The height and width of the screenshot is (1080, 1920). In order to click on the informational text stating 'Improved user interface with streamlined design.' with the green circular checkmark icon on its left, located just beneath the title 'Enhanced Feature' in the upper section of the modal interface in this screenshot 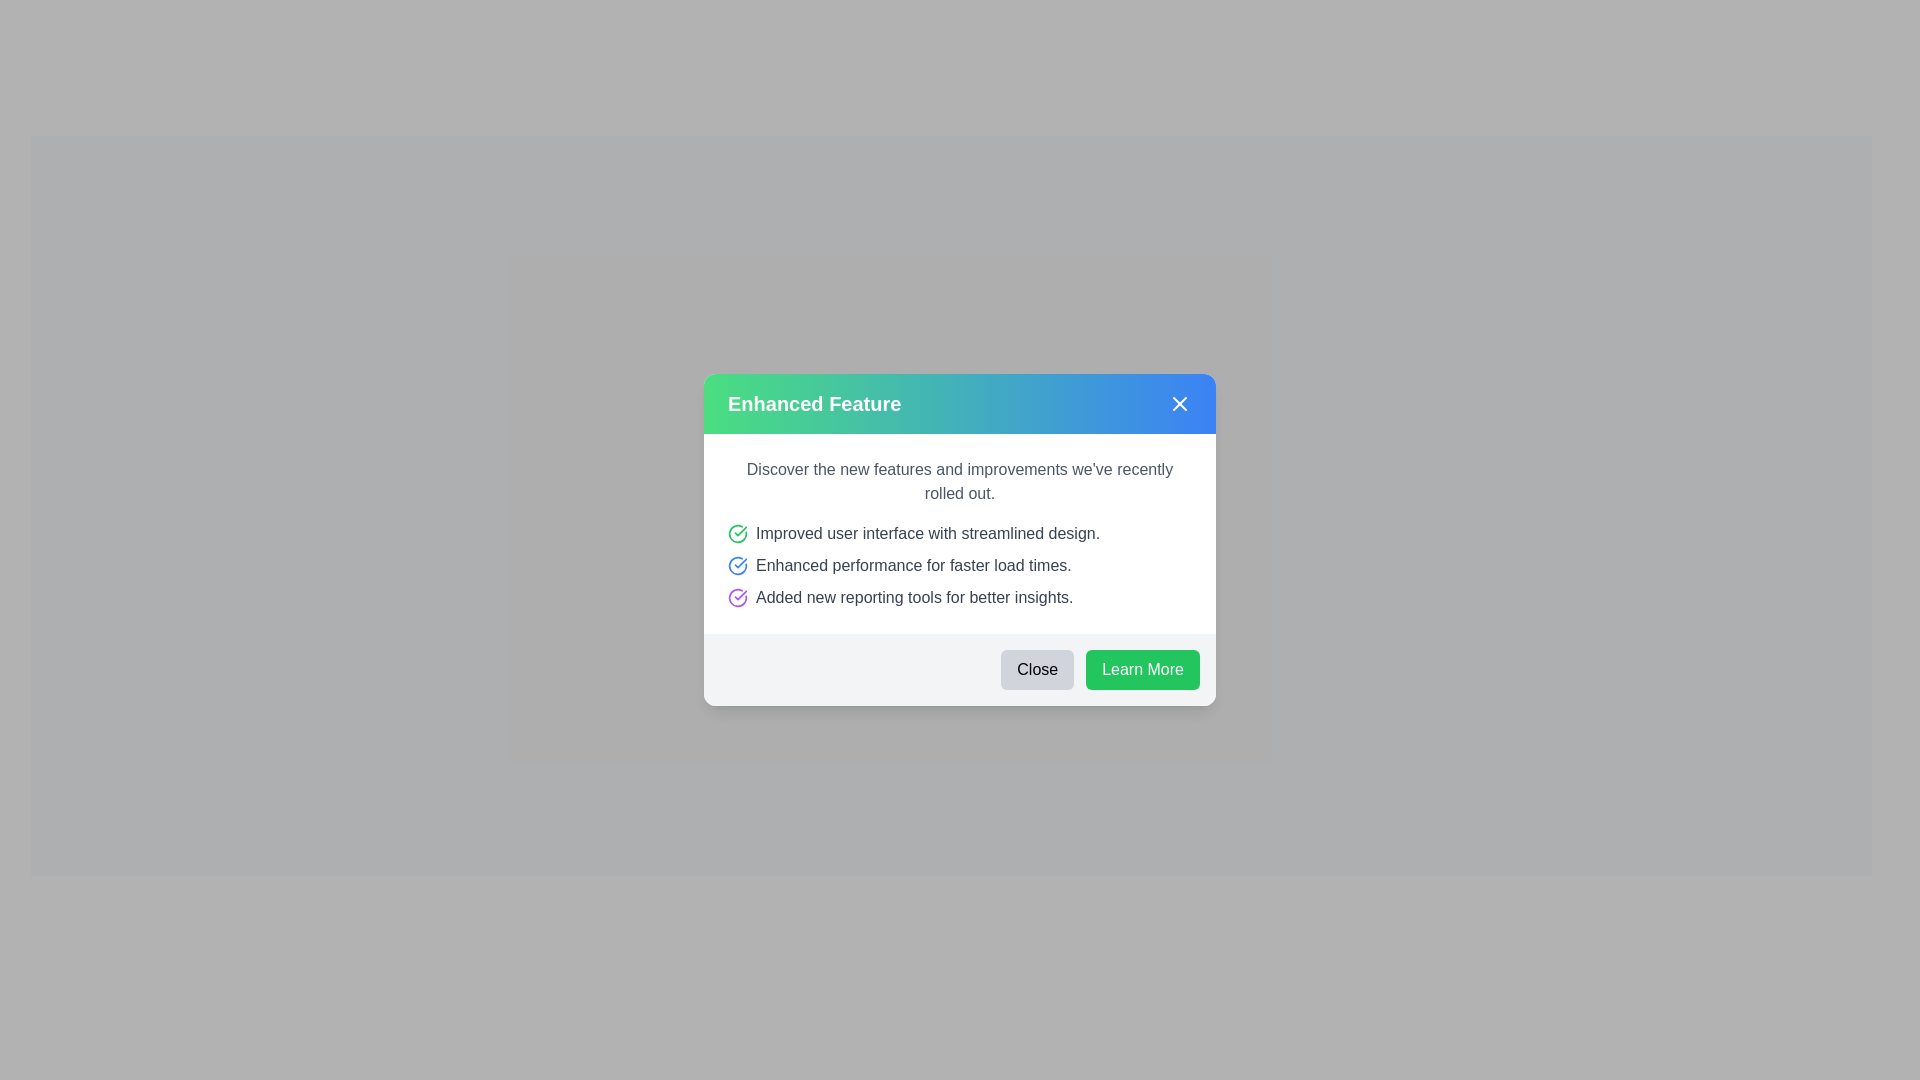, I will do `click(960, 532)`.